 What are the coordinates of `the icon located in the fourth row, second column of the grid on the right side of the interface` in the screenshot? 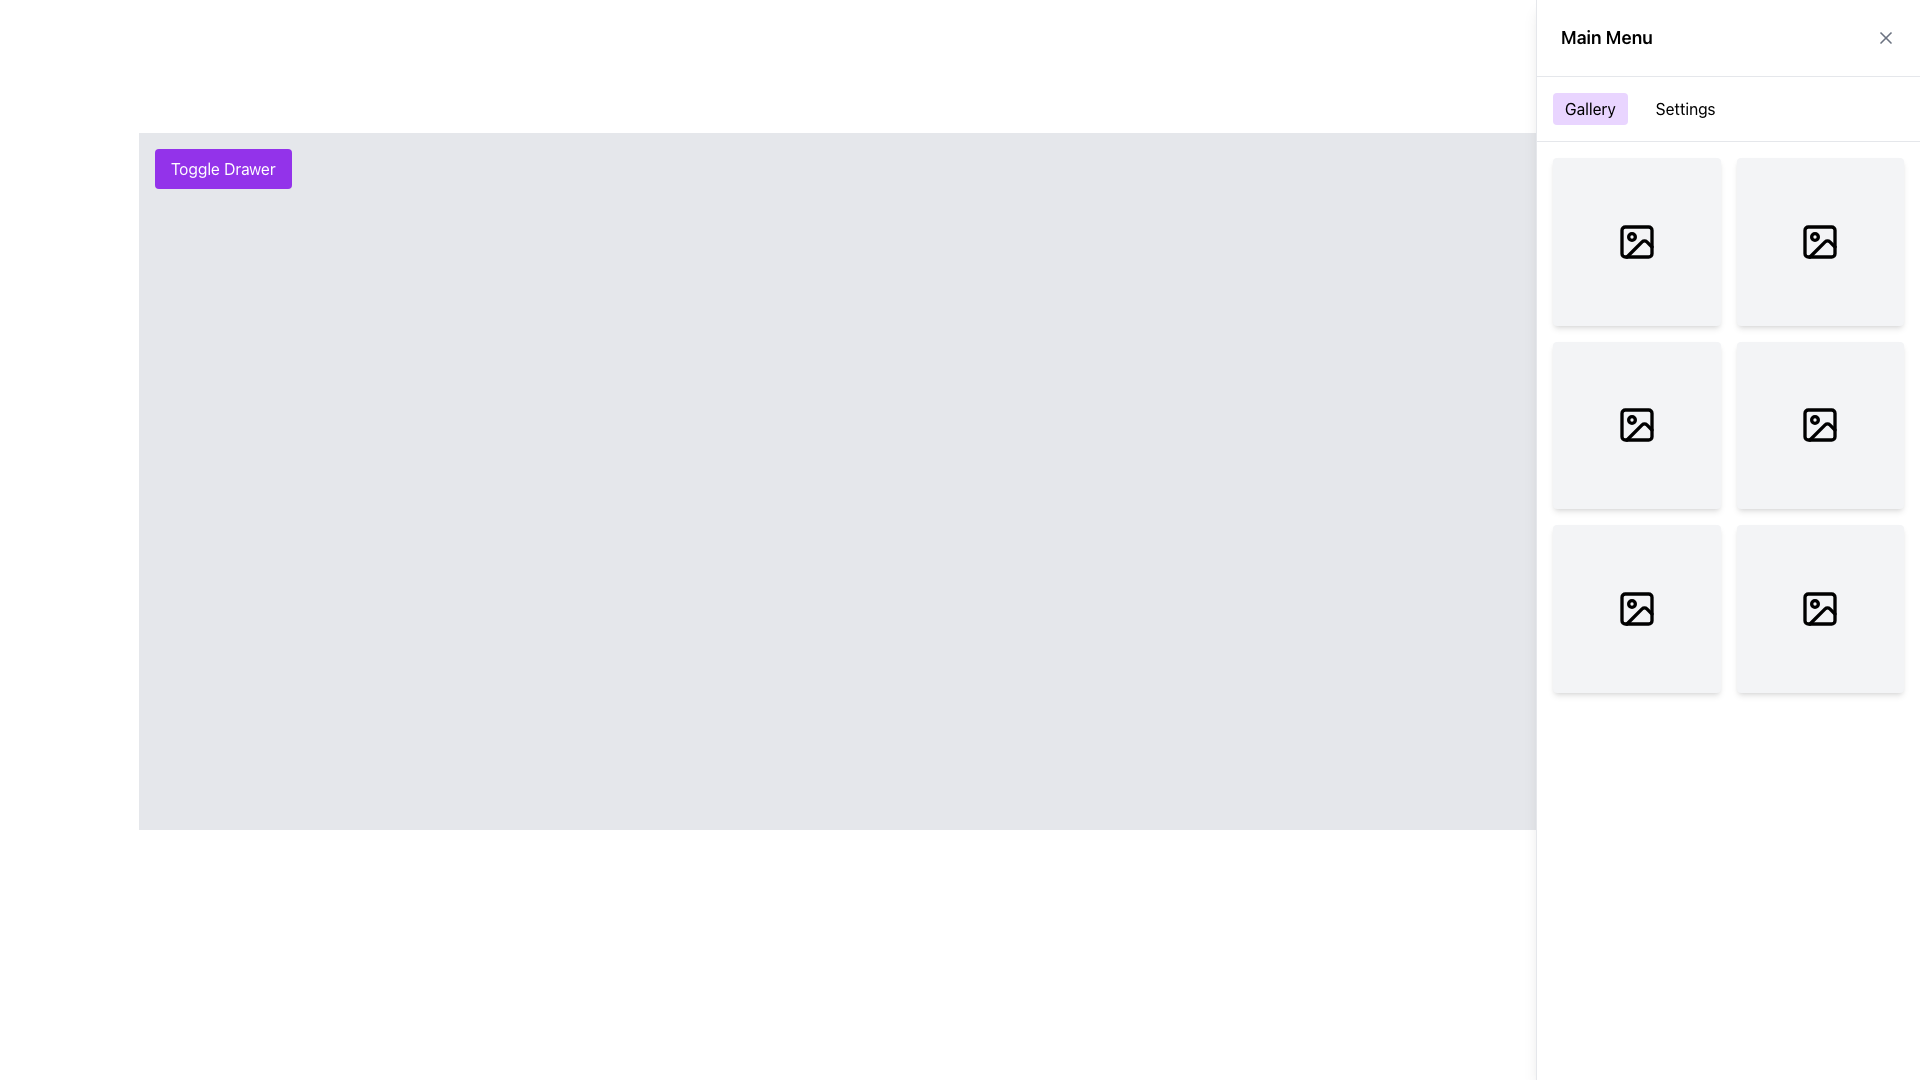 It's located at (1636, 607).